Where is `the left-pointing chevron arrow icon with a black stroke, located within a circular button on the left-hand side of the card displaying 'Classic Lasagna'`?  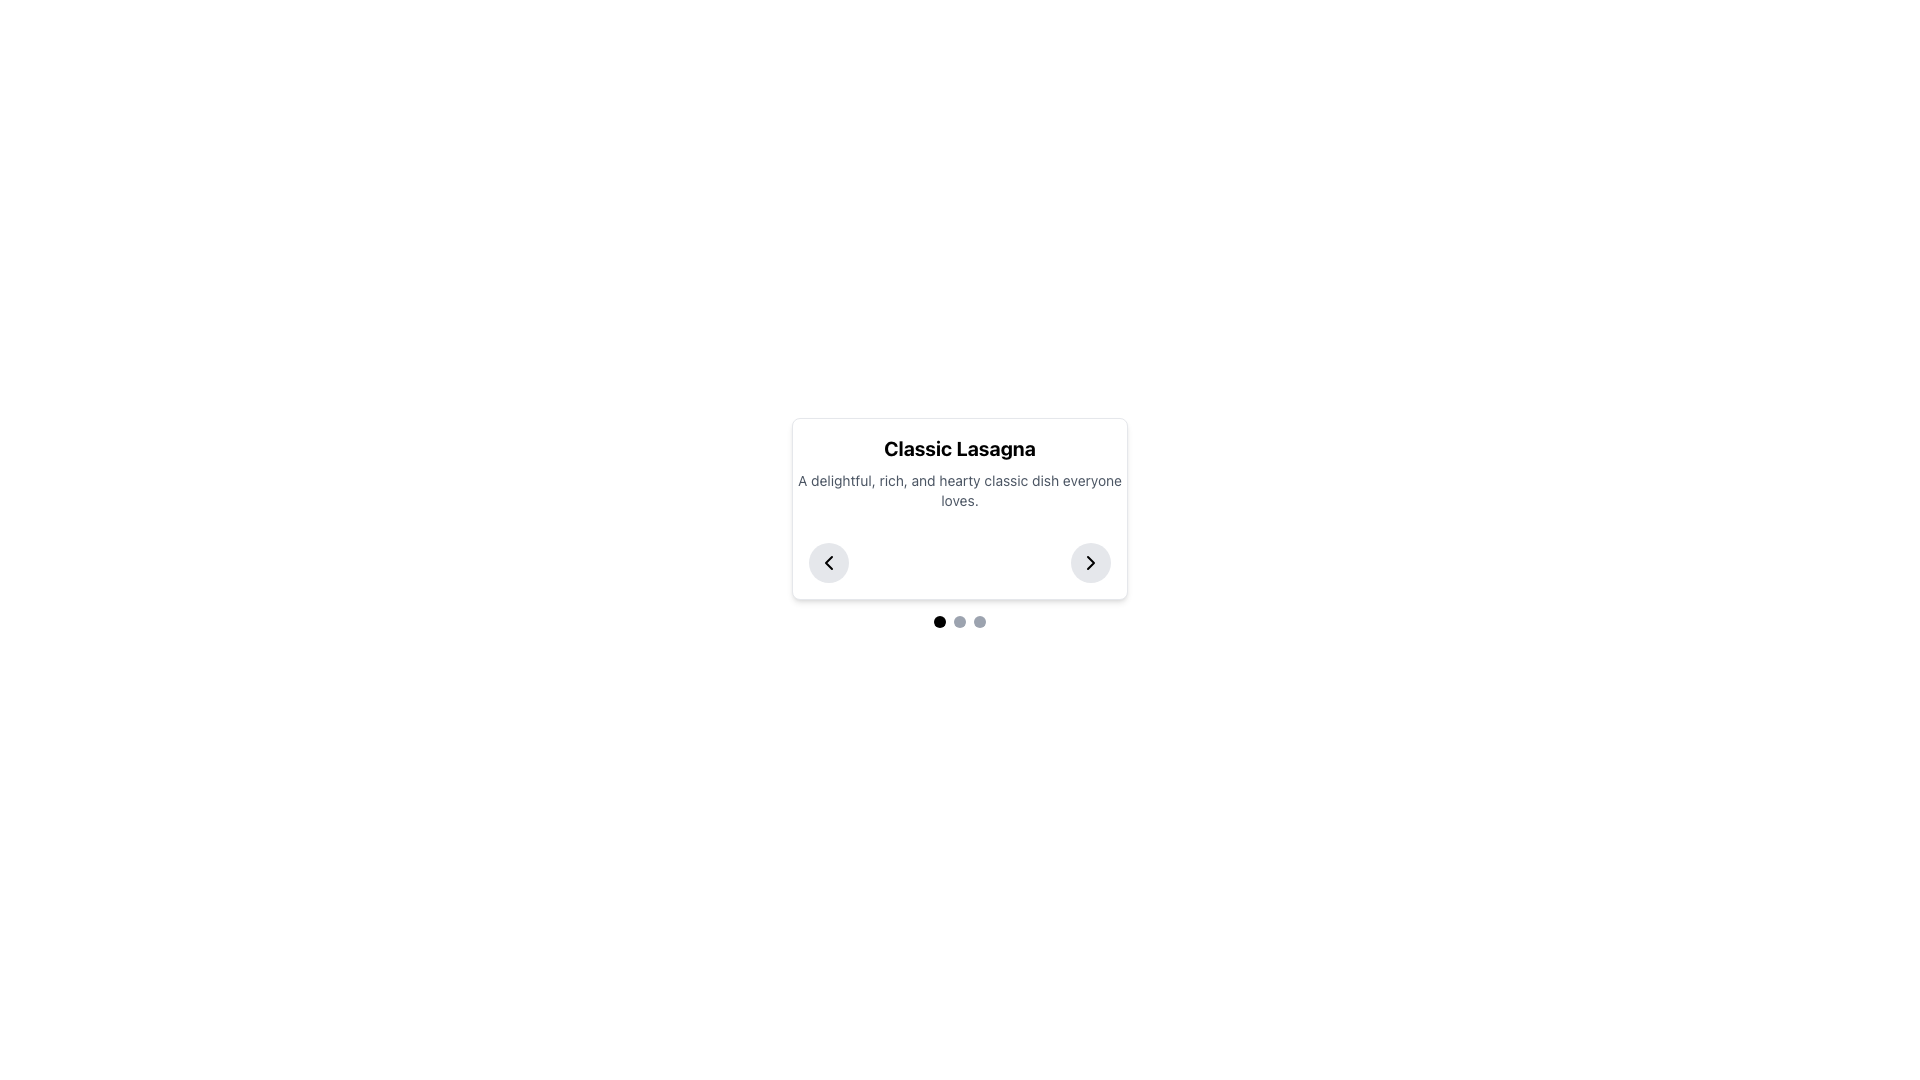 the left-pointing chevron arrow icon with a black stroke, located within a circular button on the left-hand side of the card displaying 'Classic Lasagna' is located at coordinates (829, 563).